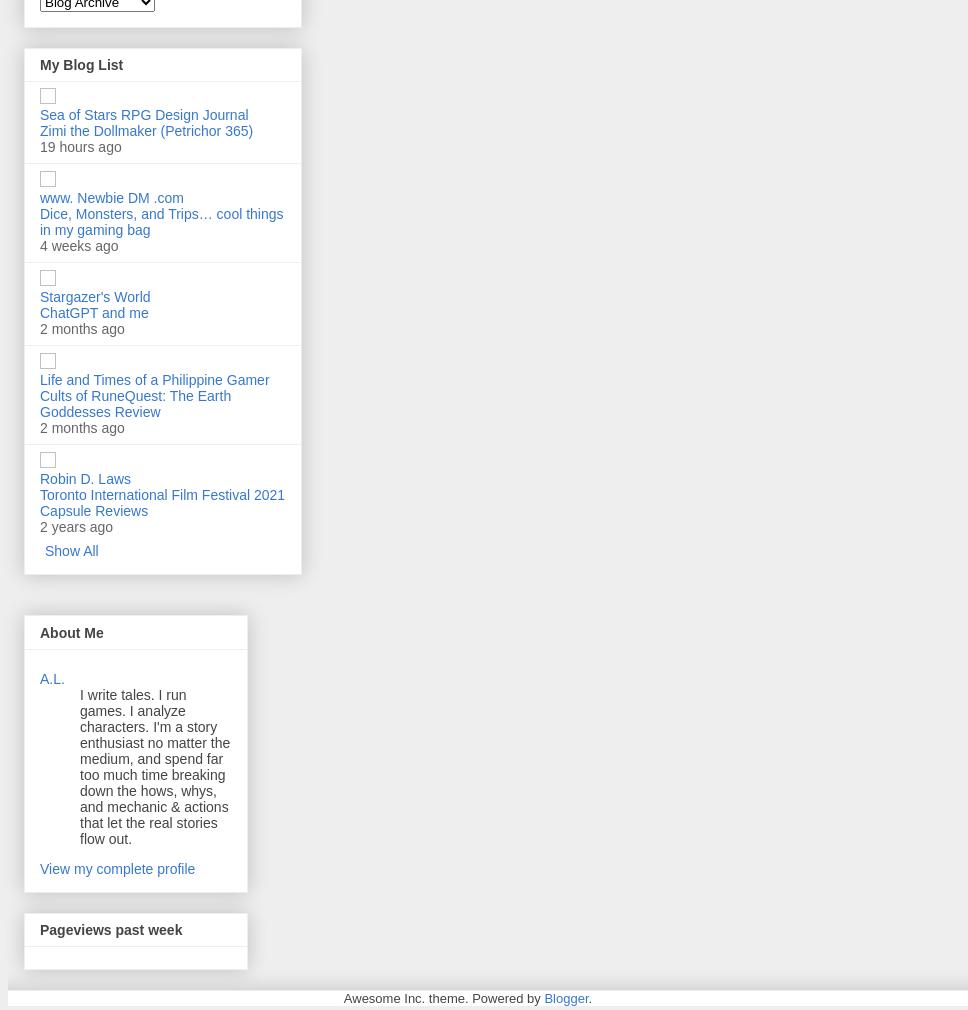  What do you see at coordinates (77, 245) in the screenshot?
I see `'4 weeks ago'` at bounding box center [77, 245].